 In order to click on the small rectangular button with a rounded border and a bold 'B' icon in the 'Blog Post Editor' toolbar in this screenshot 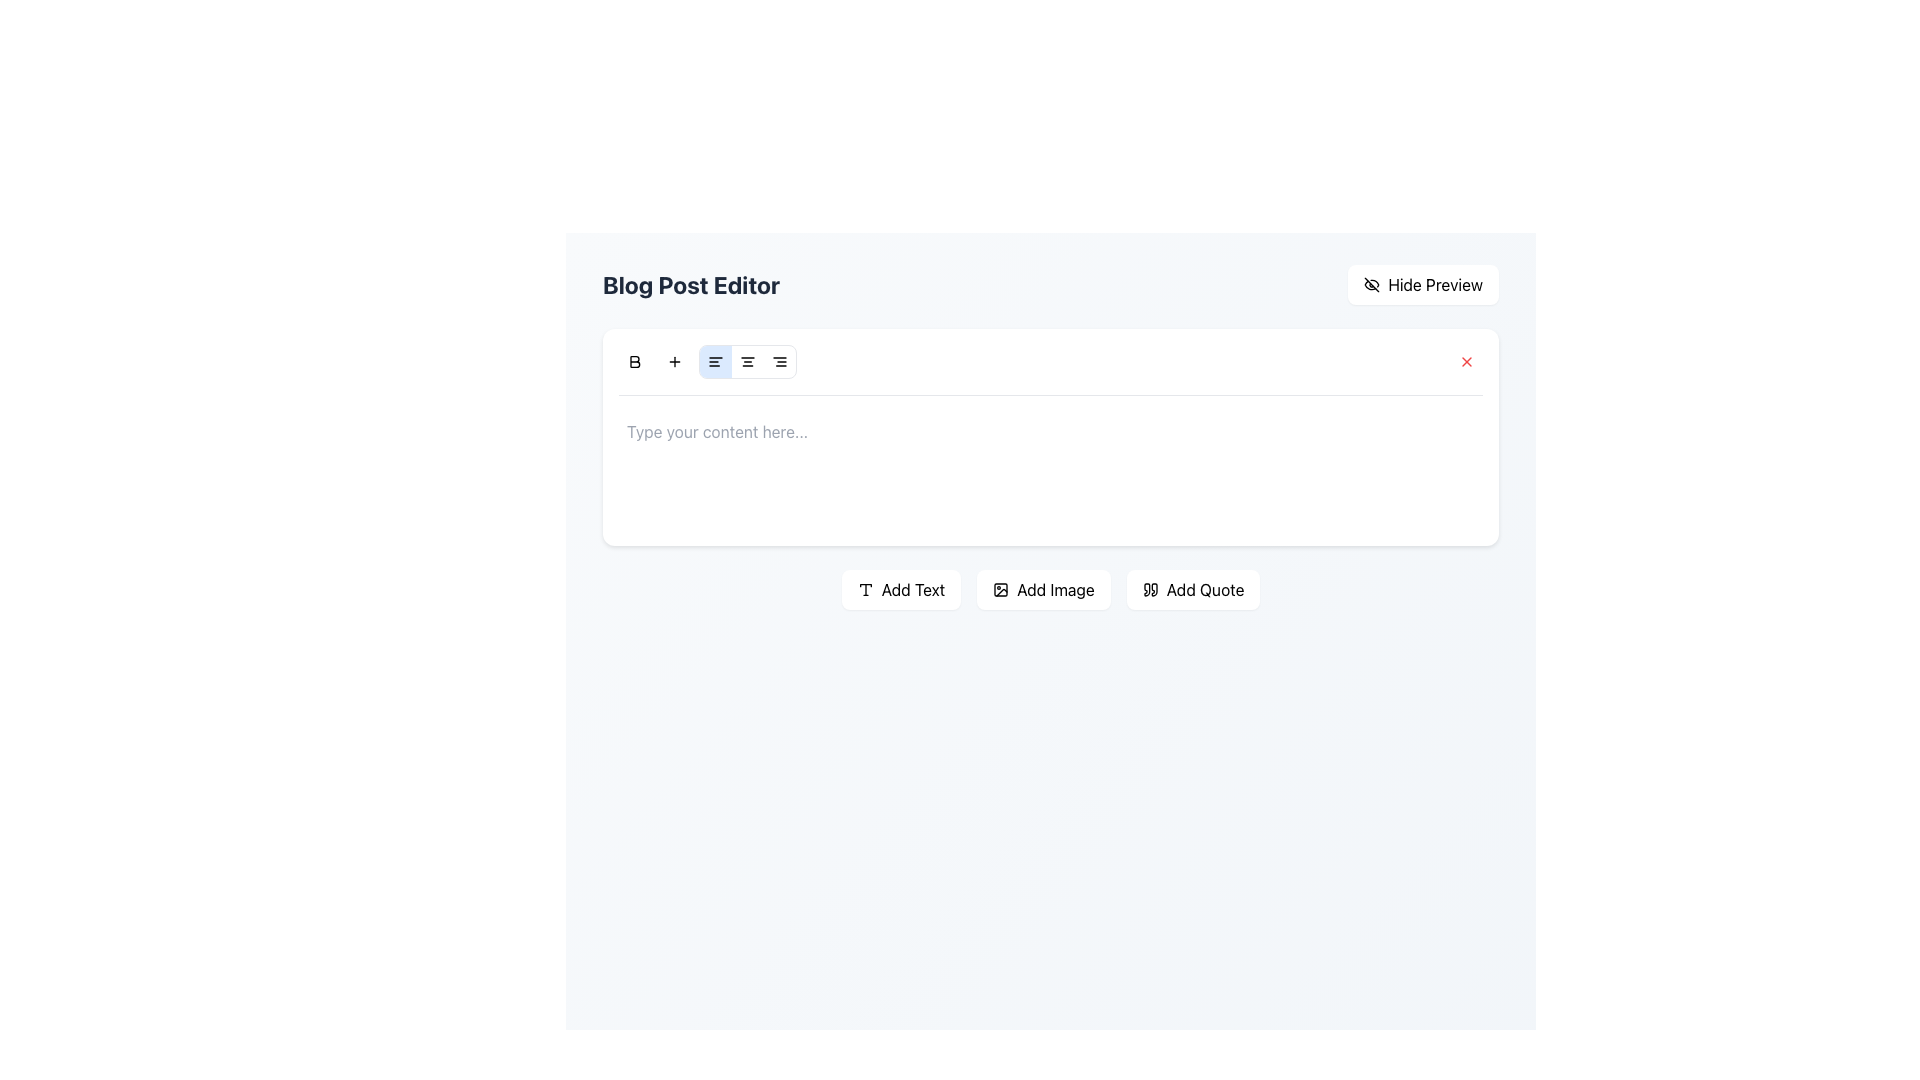, I will do `click(633, 362)`.